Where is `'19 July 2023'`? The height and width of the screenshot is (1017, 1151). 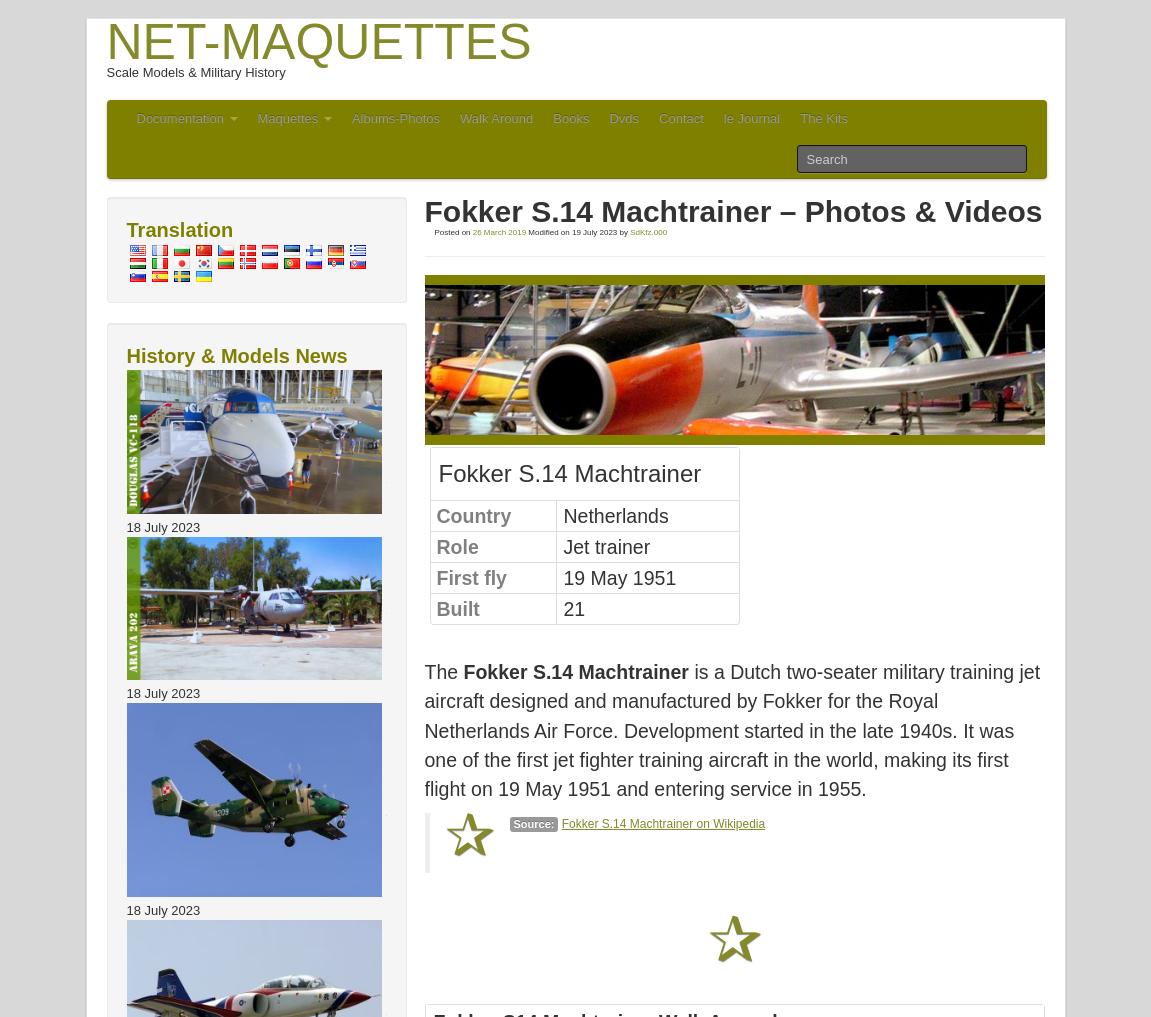 '19 July 2023' is located at coordinates (570, 231).